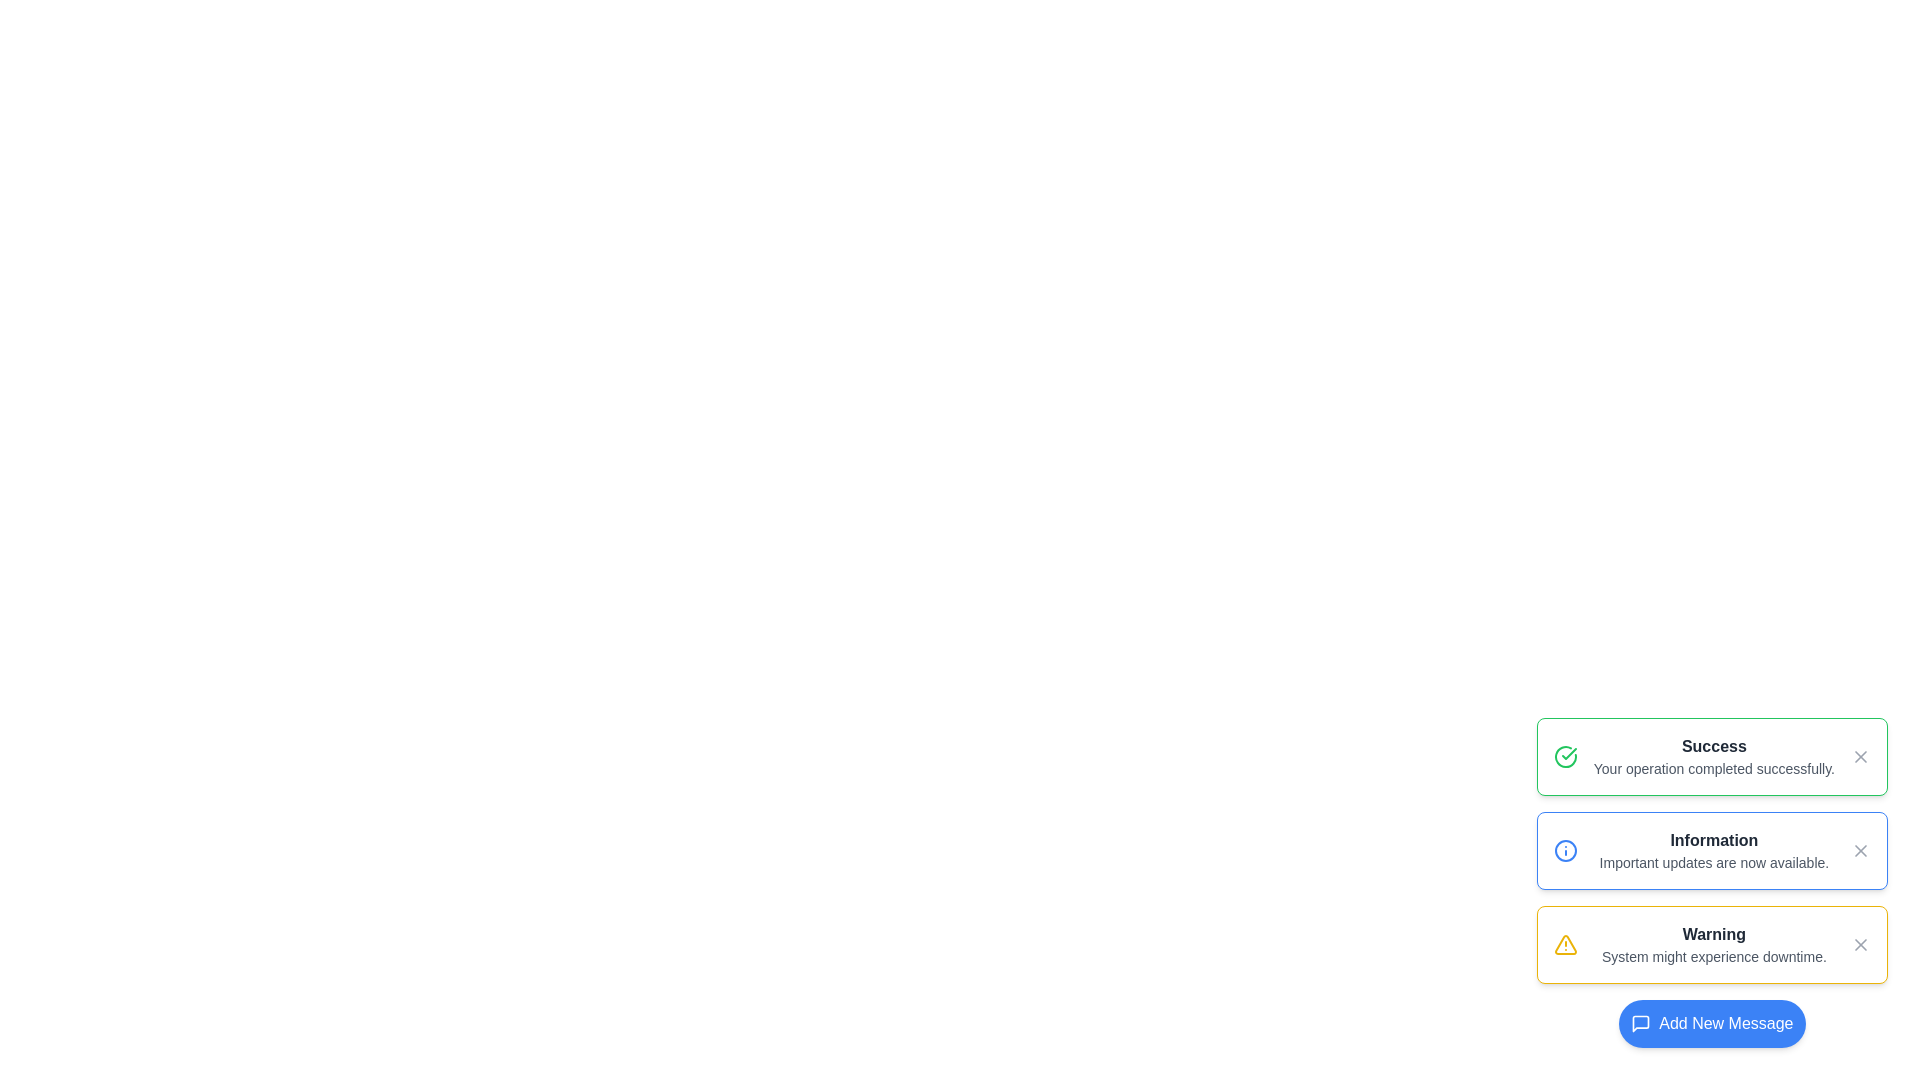 The width and height of the screenshot is (1920, 1080). What do you see at coordinates (1713, 767) in the screenshot?
I see `the text element displaying 'Your operation completed successfully.' which is styled in gray and positioned below the 'Success' heading in the notification card` at bounding box center [1713, 767].